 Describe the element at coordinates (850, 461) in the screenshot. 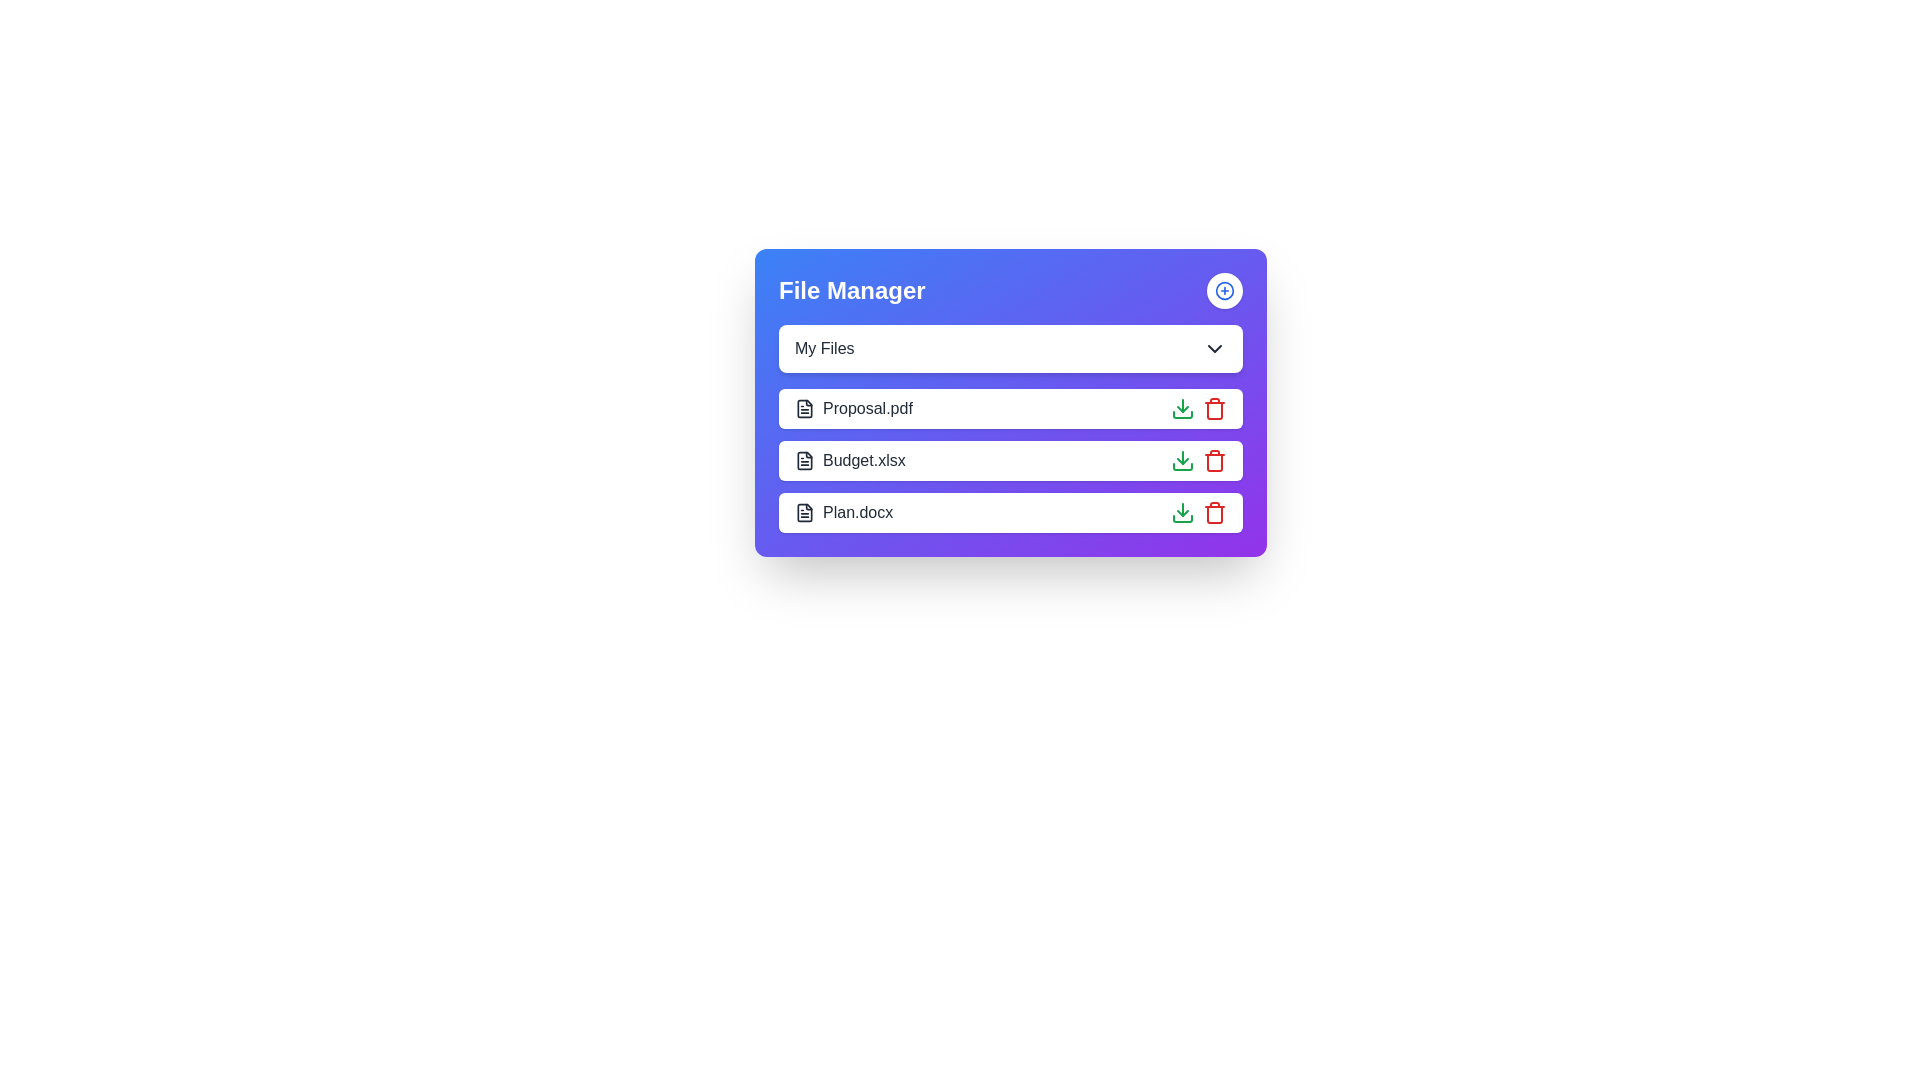

I see `the text display showing the file name 'Budget.xlsx' in the File Manager, which is positioned between 'Proposal.pdf' and 'Plan.docx'` at that location.